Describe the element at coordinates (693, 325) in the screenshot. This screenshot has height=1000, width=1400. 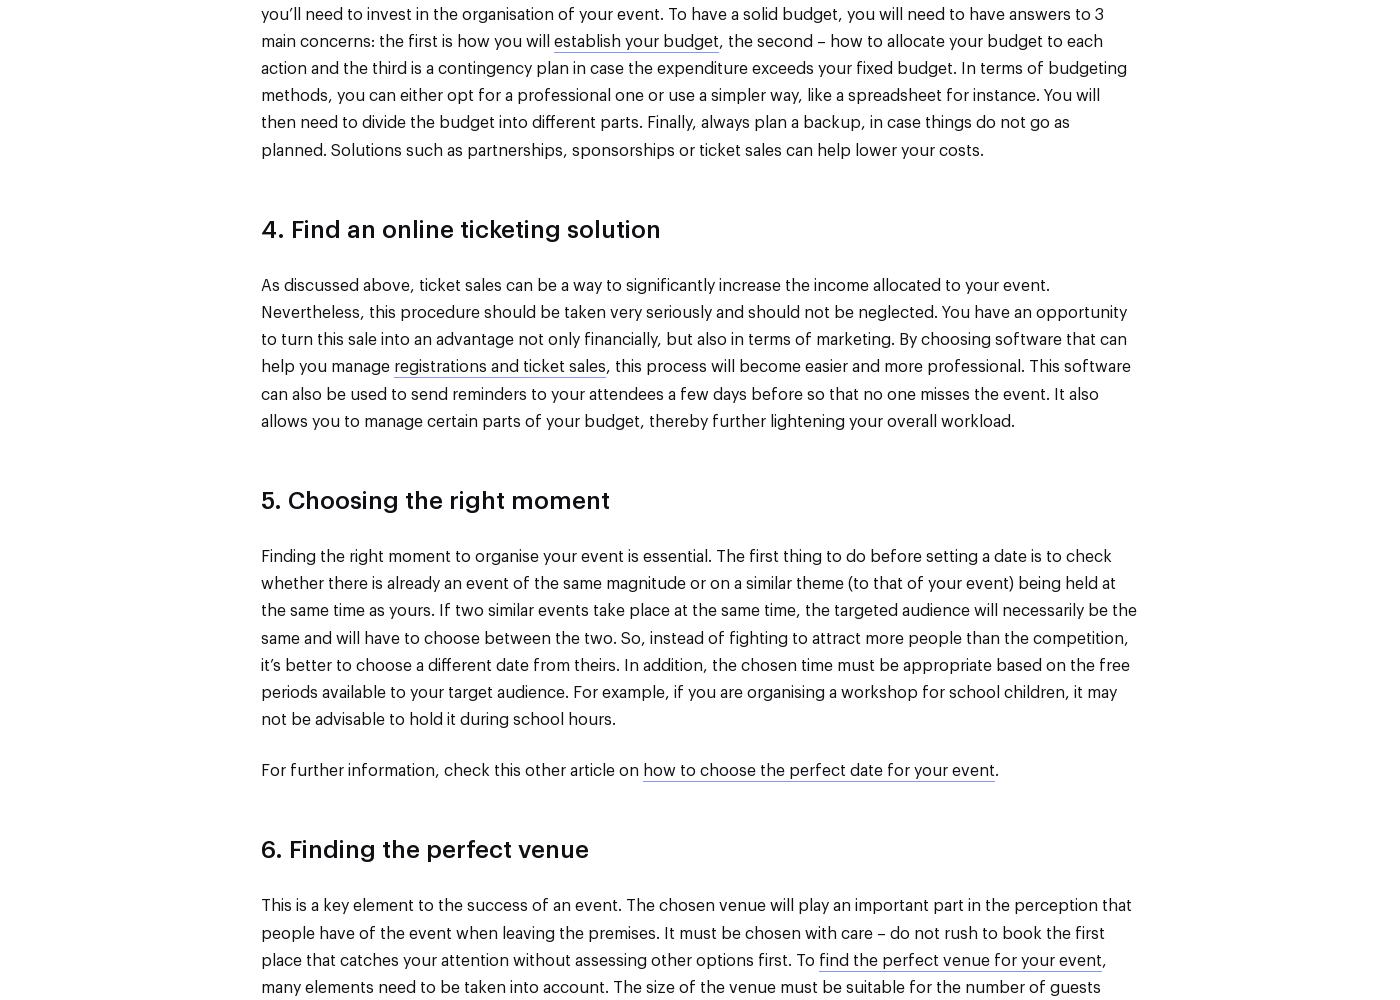
I see `'As discussed above, ticket sales can be a way to significantly increase the income allocated to your event. Nevertheless, this procedure should be taken very seriously and should not be neglected. You have an opportunity to turn this sale into an advantage not only financially, but also in terms of marketing. By choosing software that can help you manage'` at that location.